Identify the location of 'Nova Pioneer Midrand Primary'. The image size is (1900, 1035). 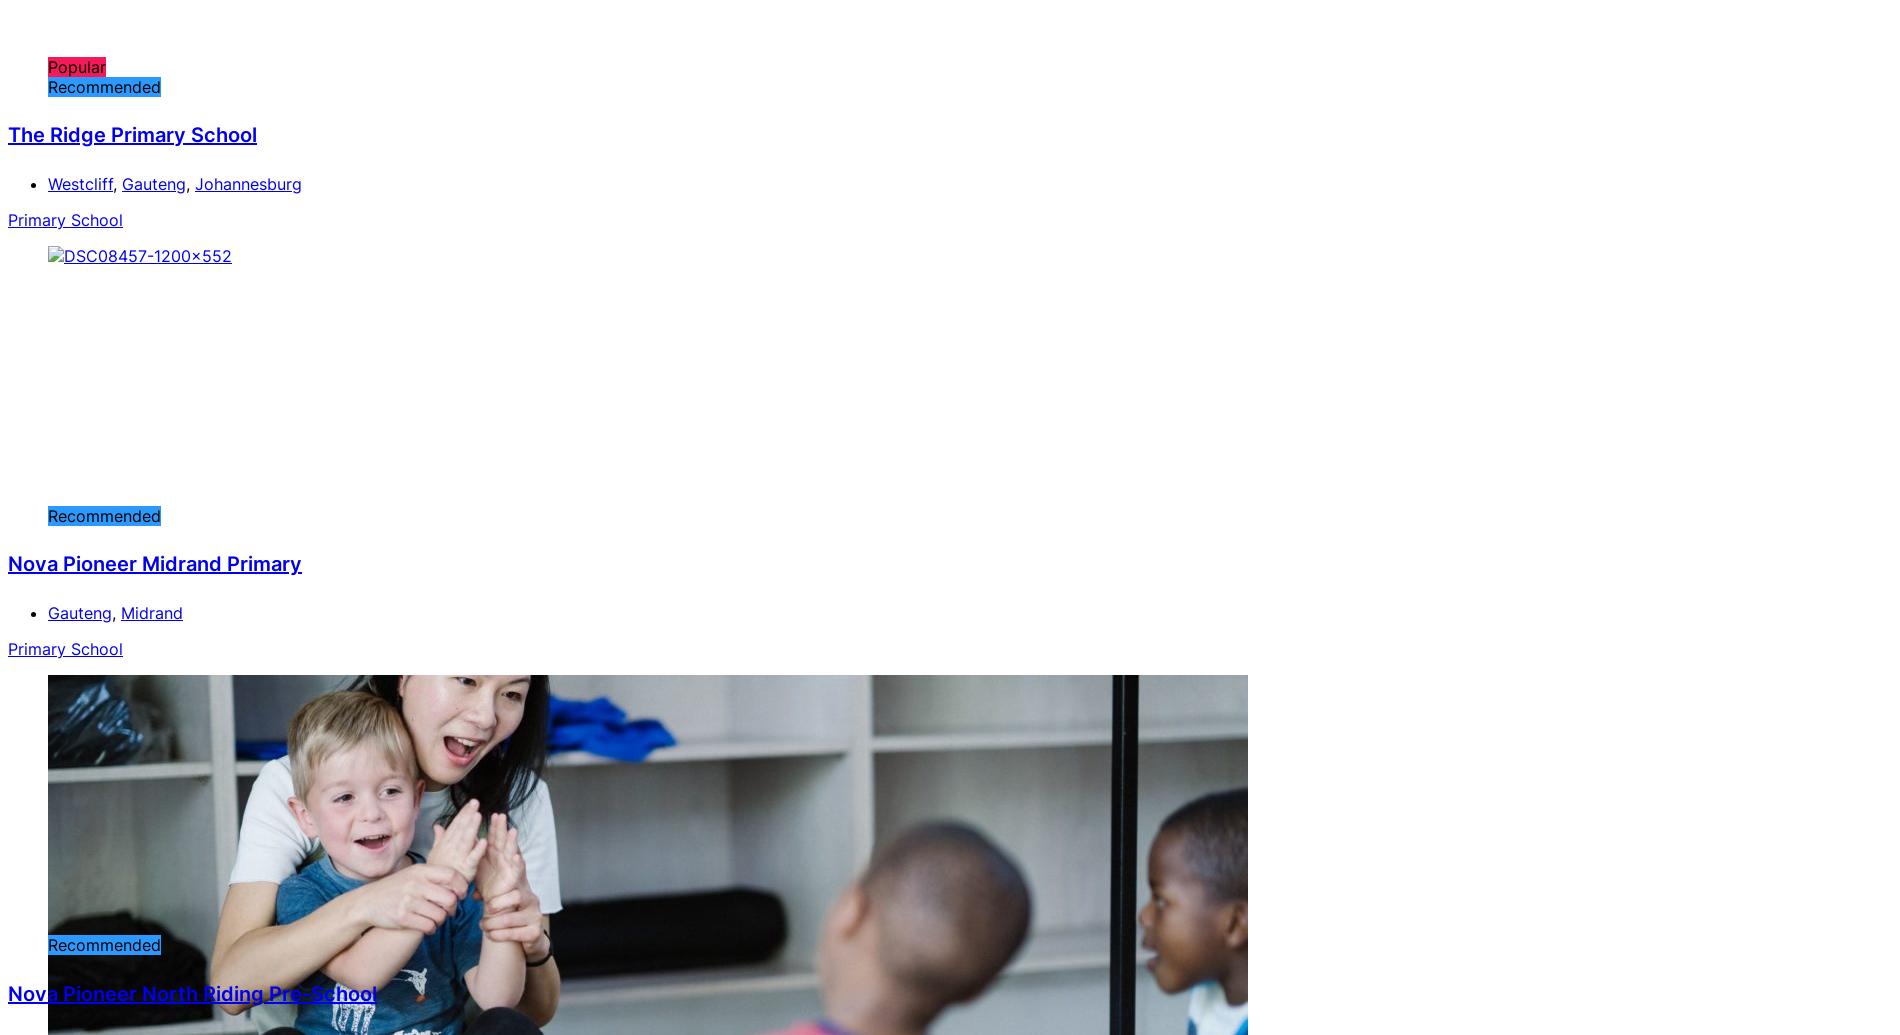
(155, 562).